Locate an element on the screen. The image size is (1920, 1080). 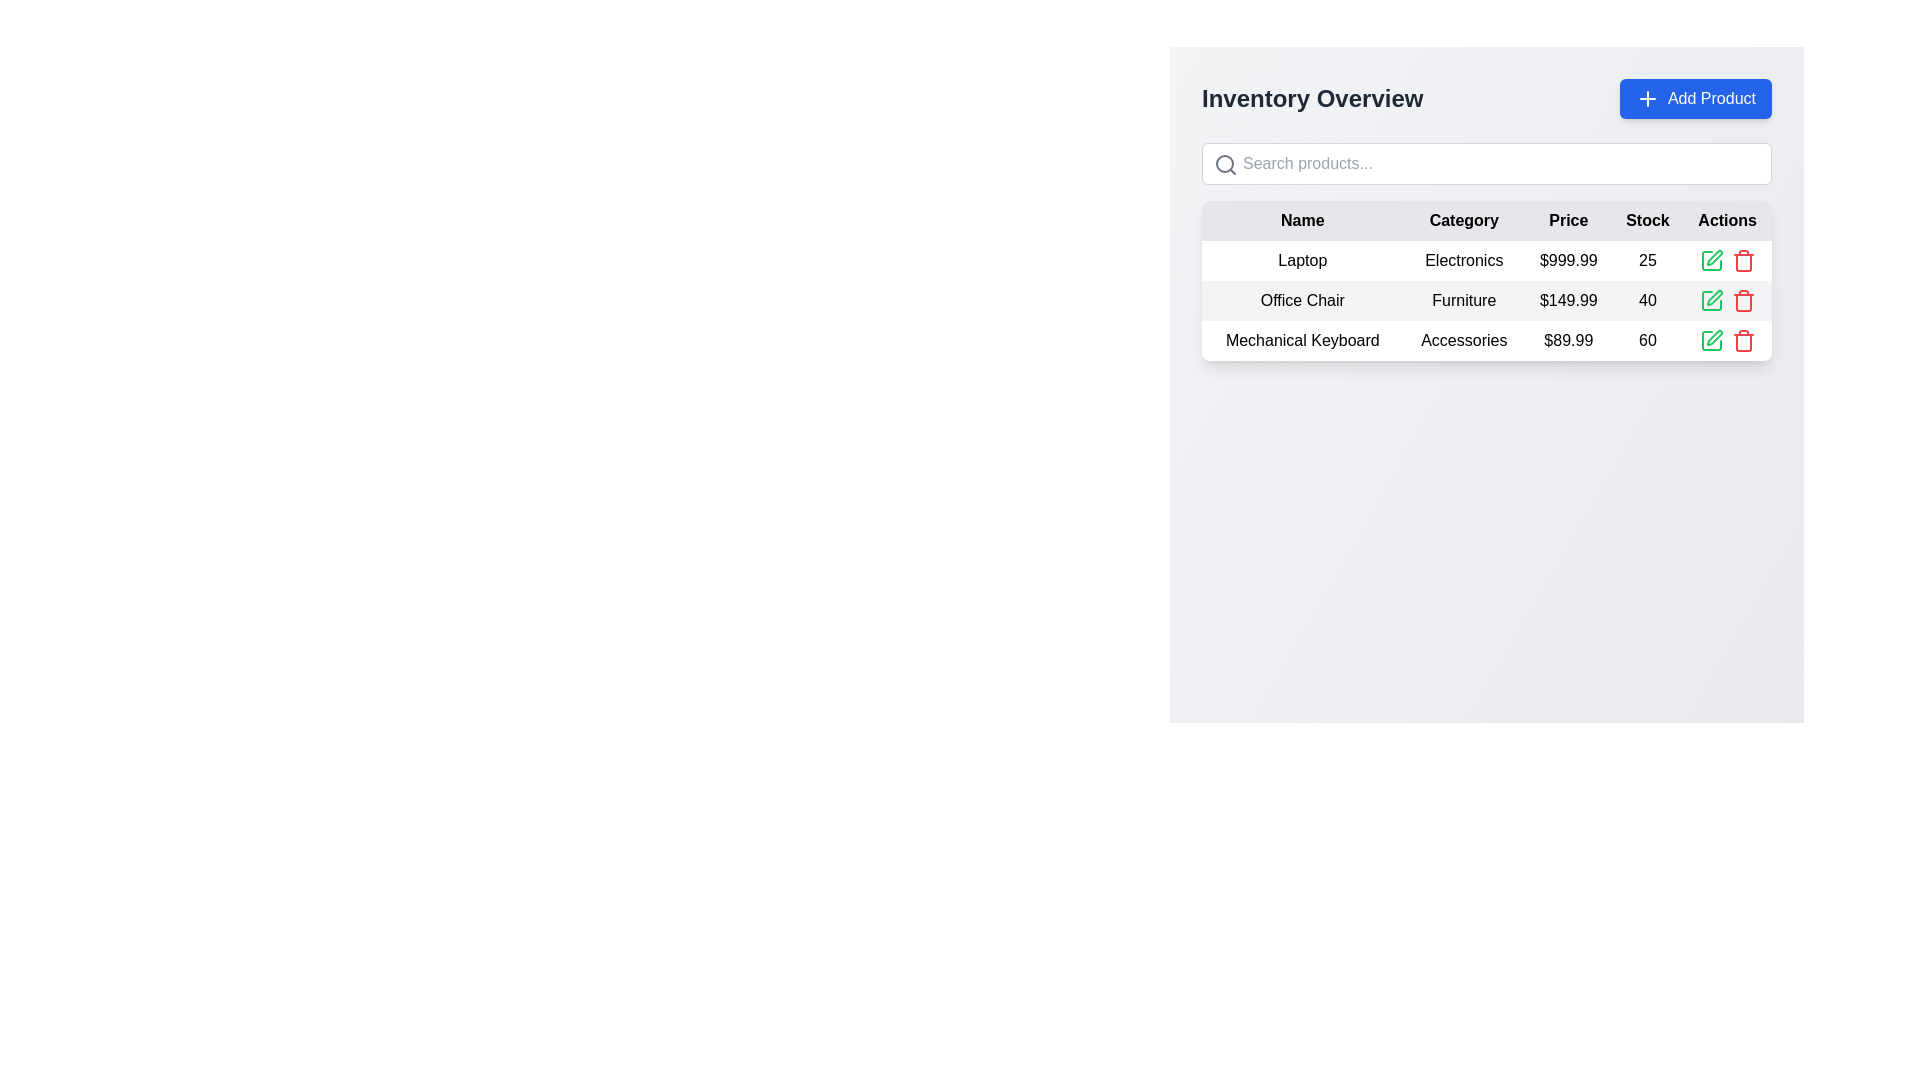
the Text label that is the second column header in the table, positioned between the 'Name' and 'Price' headers is located at coordinates (1464, 220).